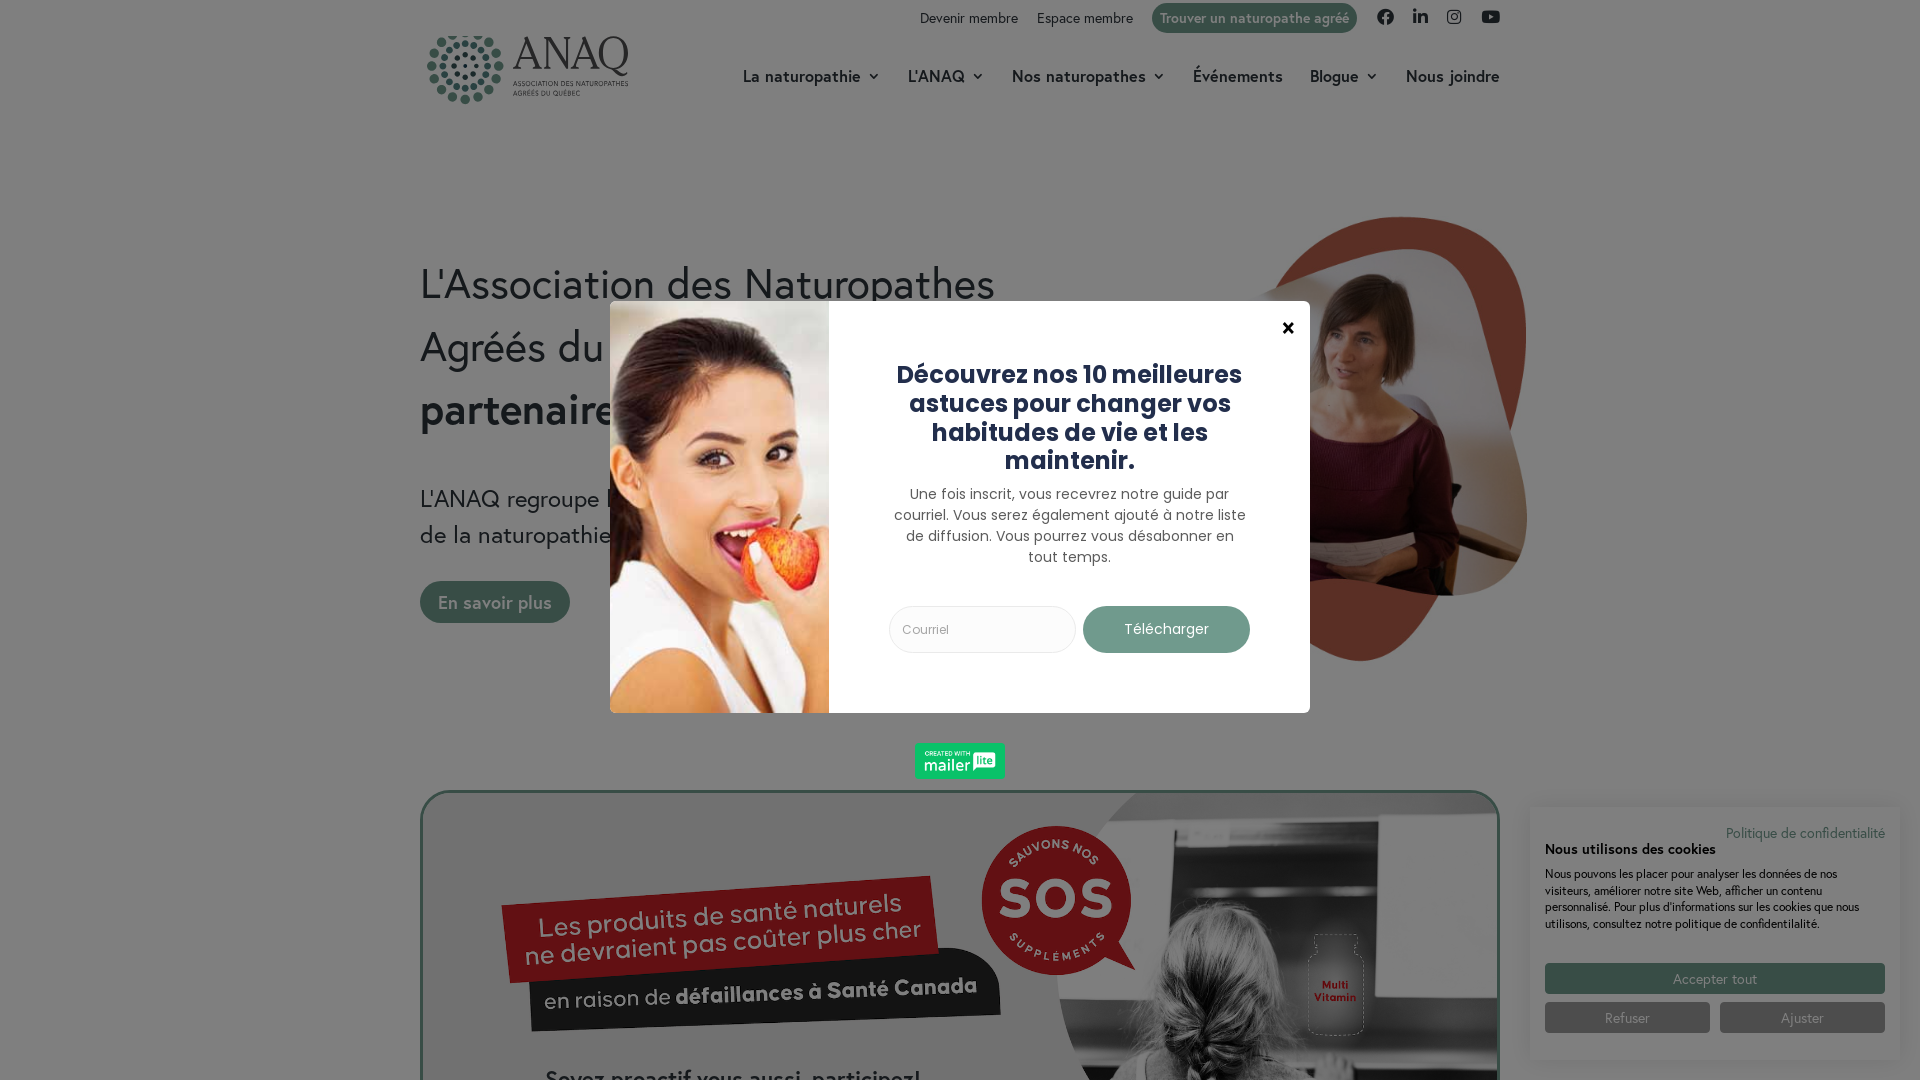  What do you see at coordinates (811, 92) in the screenshot?
I see `'La naturopathie'` at bounding box center [811, 92].